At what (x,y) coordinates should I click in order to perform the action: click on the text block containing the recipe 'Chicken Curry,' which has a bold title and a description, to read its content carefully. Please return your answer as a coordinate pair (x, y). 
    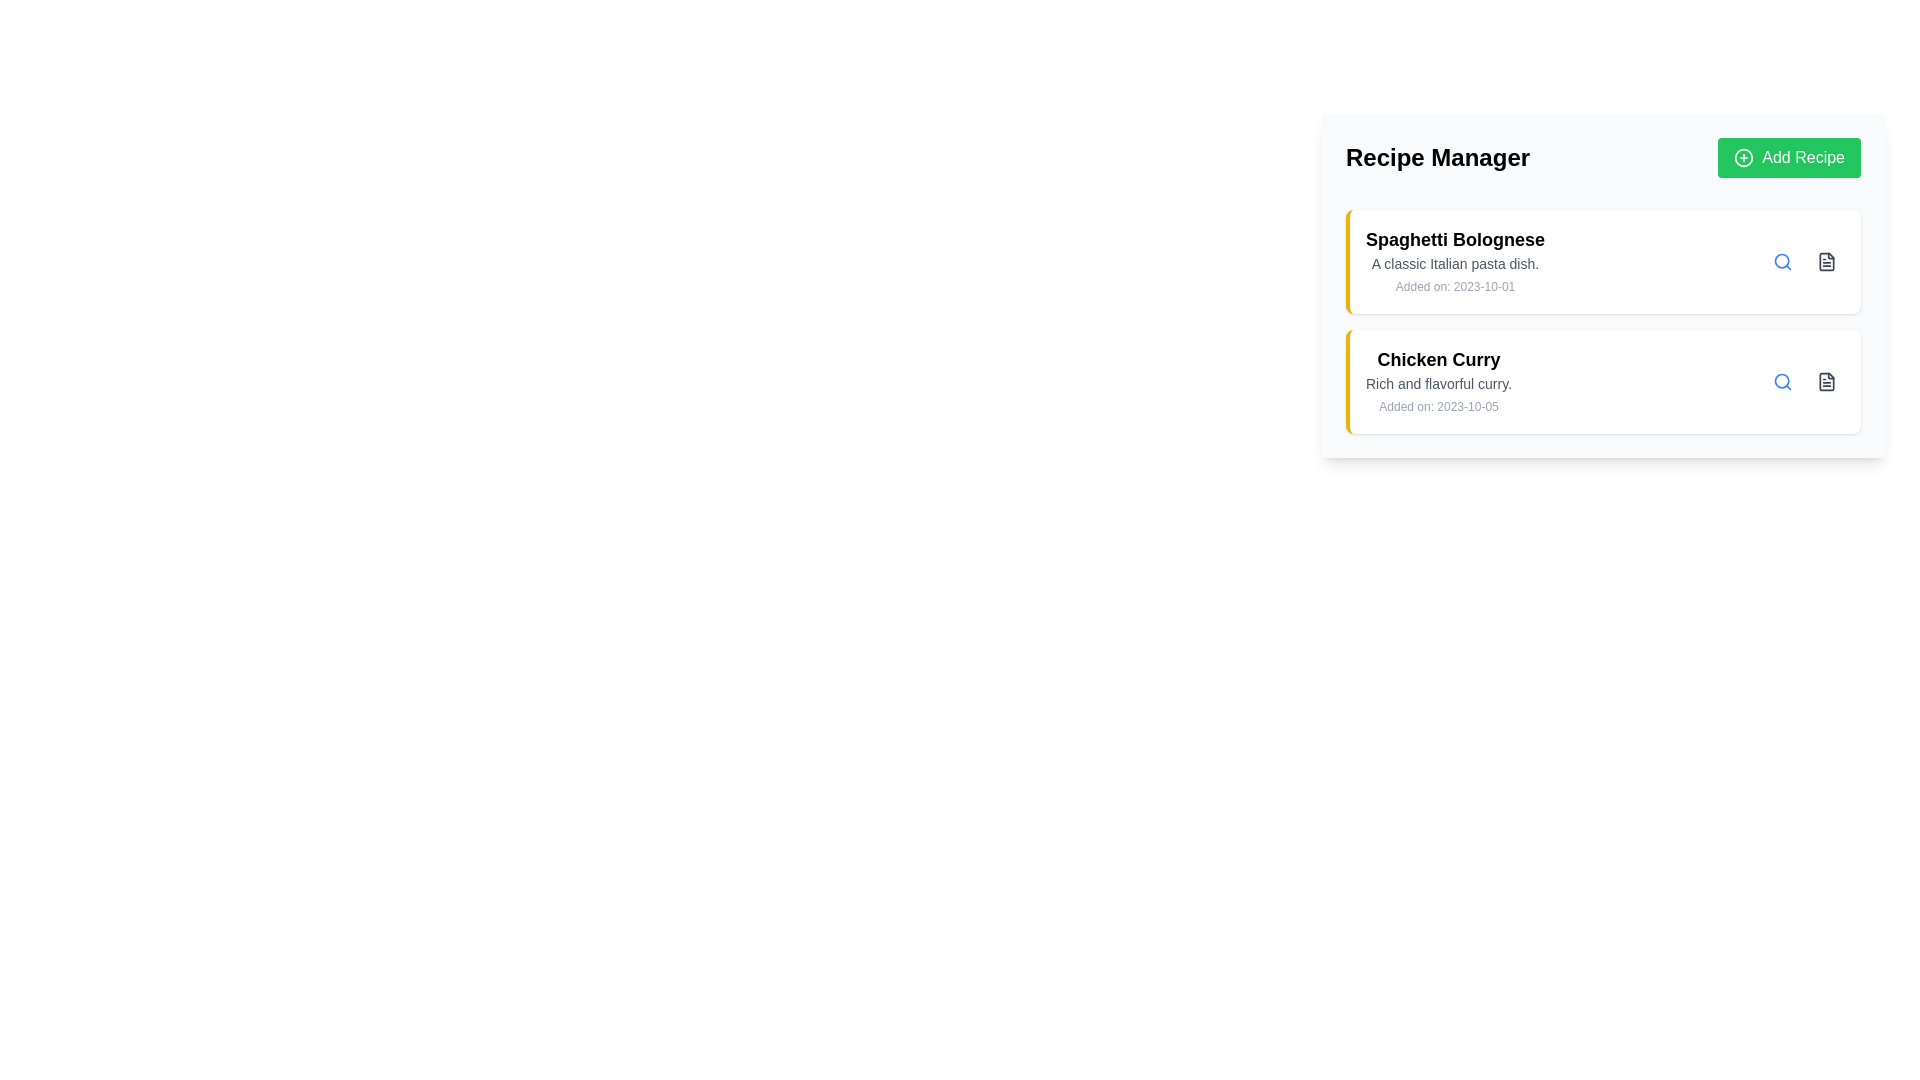
    Looking at the image, I should click on (1438, 381).